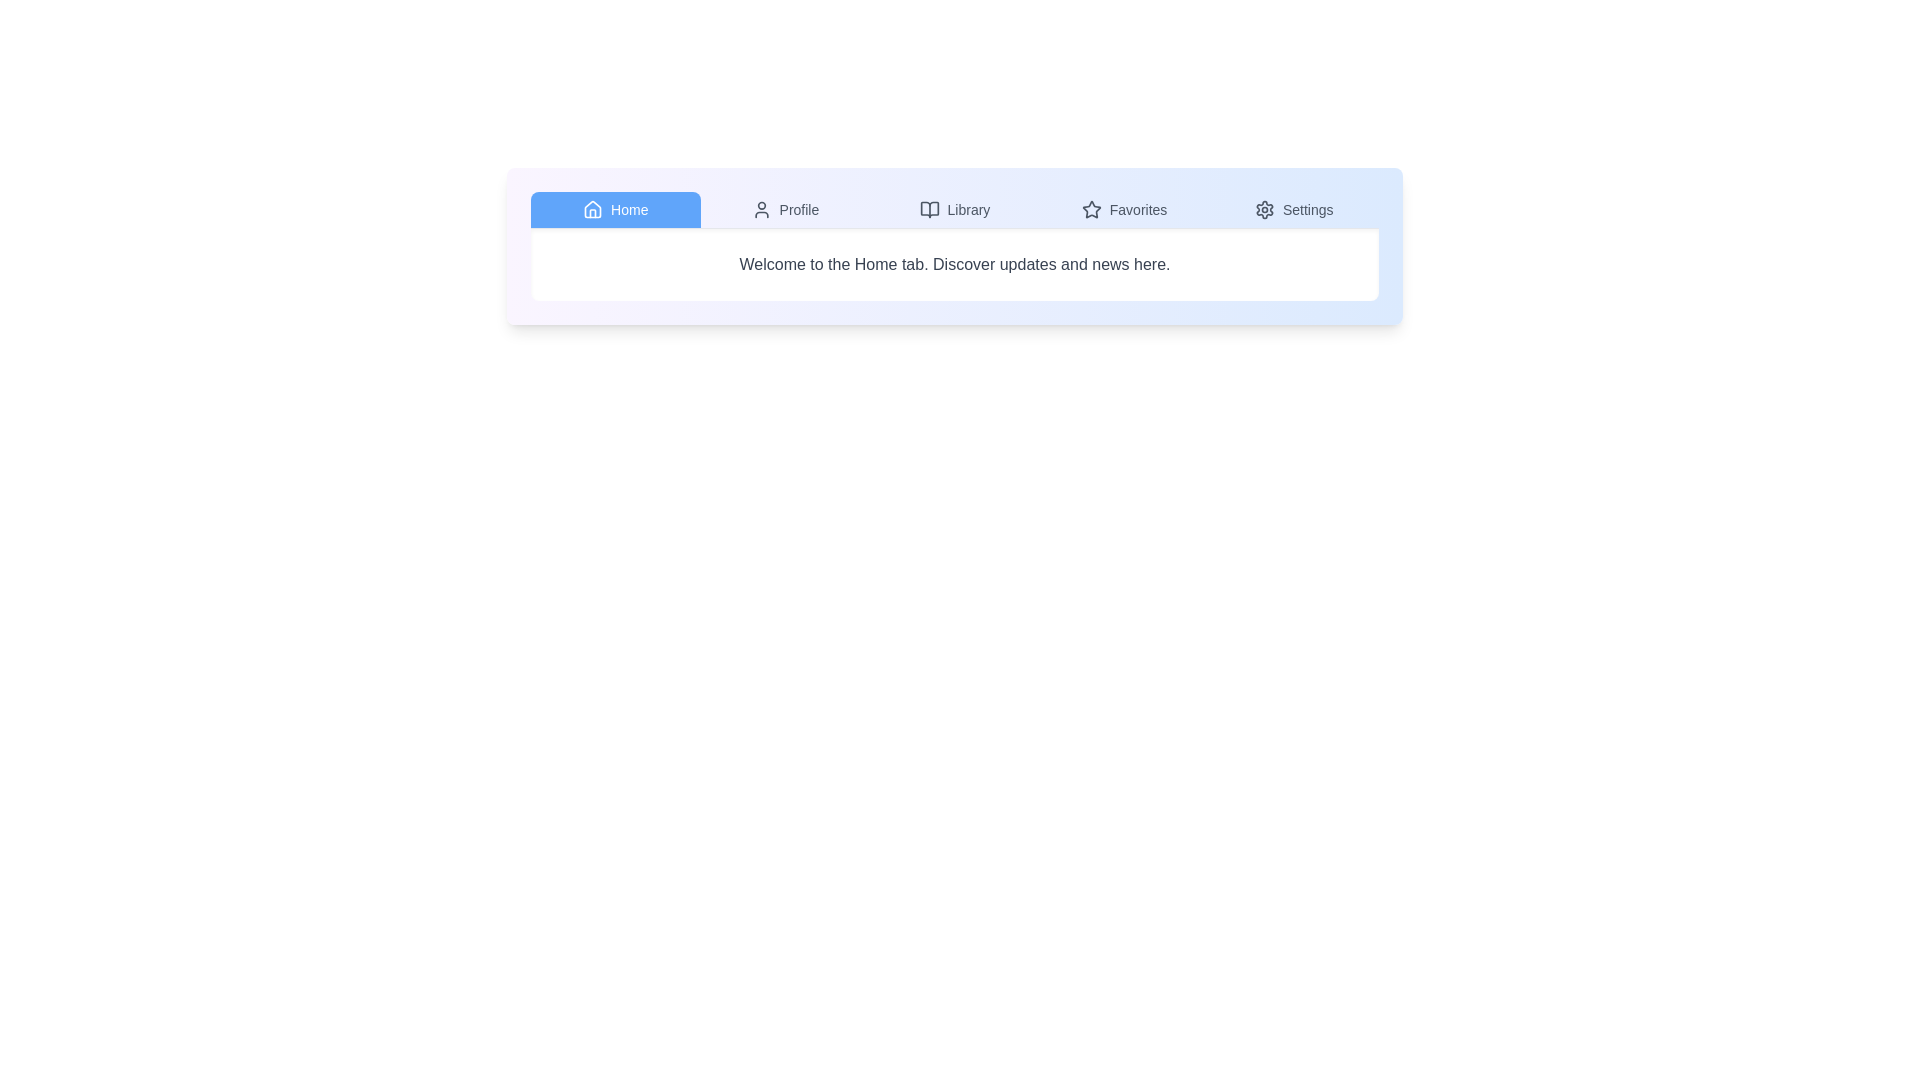 The width and height of the screenshot is (1920, 1080). What do you see at coordinates (1263, 209) in the screenshot?
I see `the SVG graphical element representing 'Settings' located at the far-right position in the top navigation bar, adjacent to the label 'Settings'` at bounding box center [1263, 209].